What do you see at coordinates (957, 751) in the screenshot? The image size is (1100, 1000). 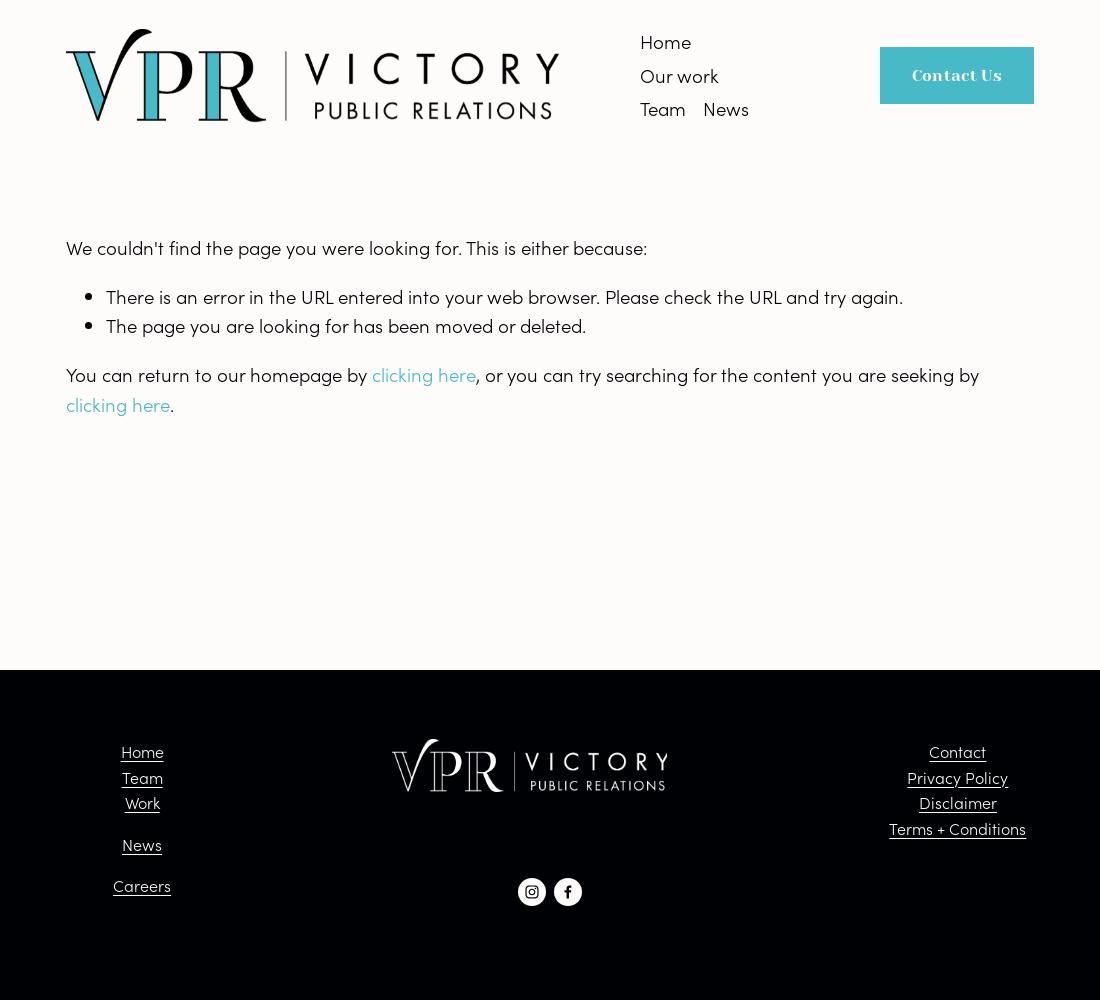 I see `'Contact'` at bounding box center [957, 751].